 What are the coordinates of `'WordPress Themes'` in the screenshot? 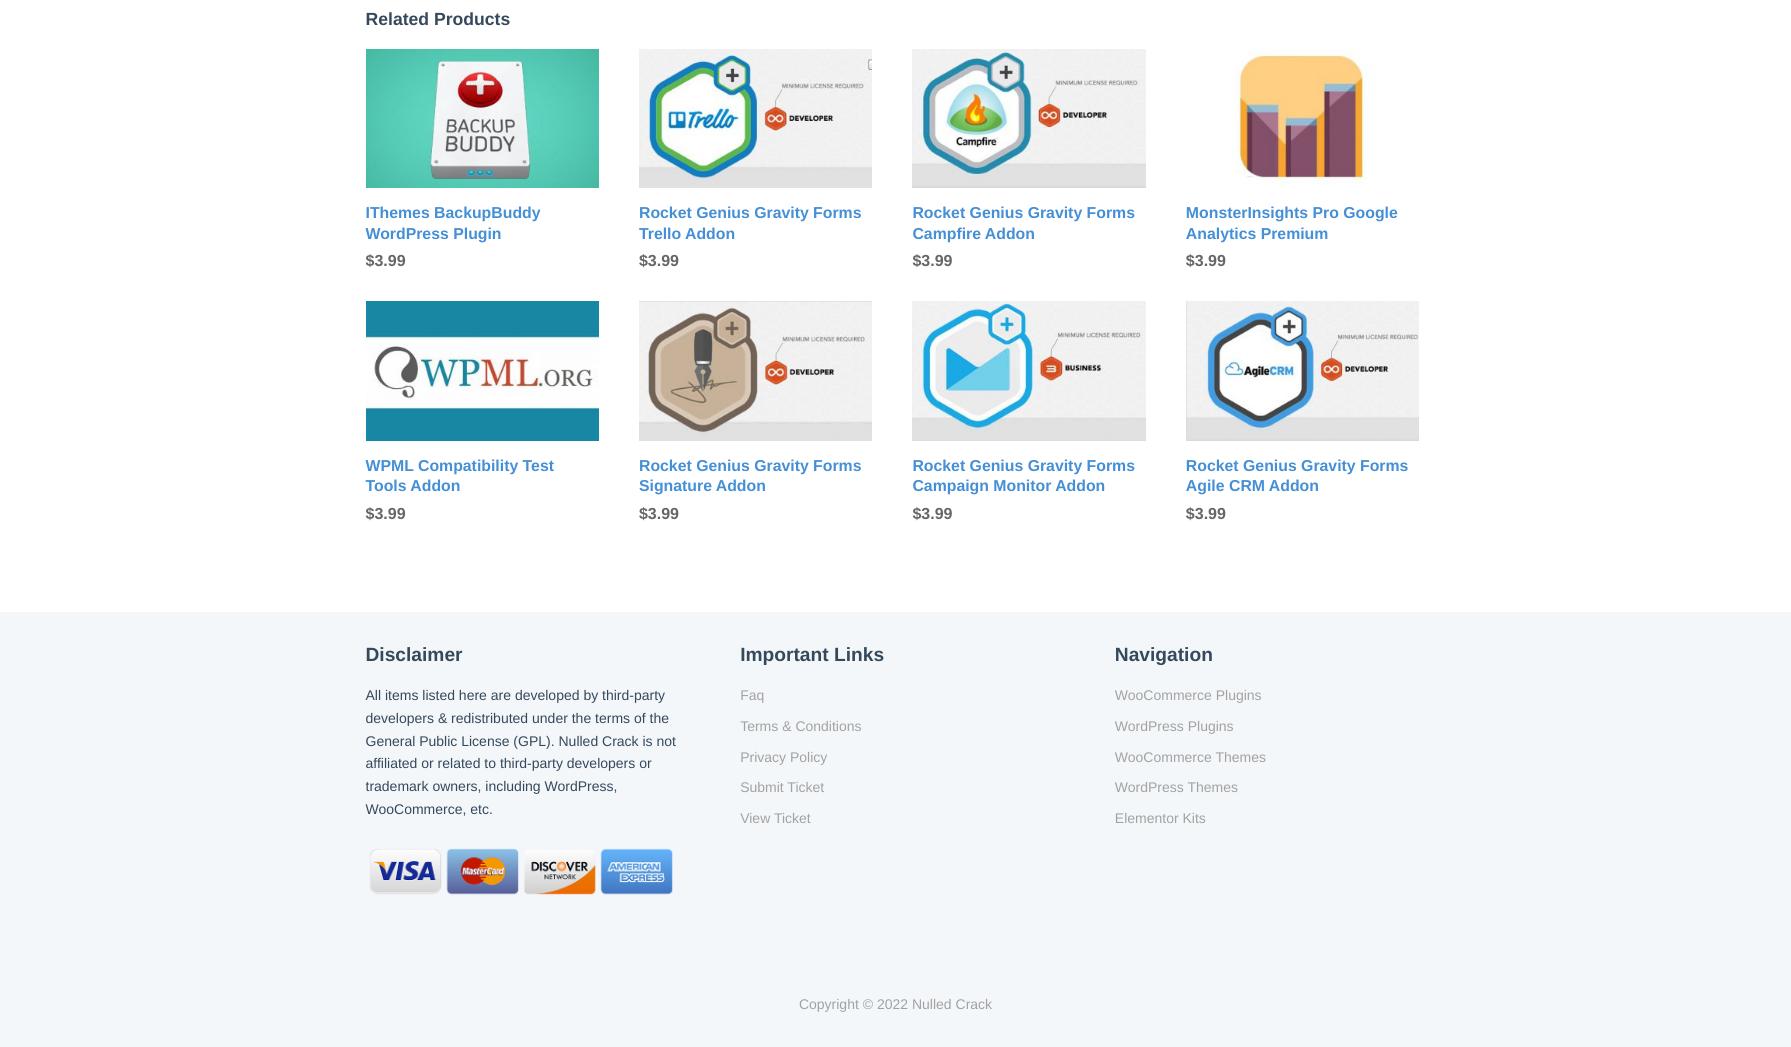 It's located at (1174, 786).